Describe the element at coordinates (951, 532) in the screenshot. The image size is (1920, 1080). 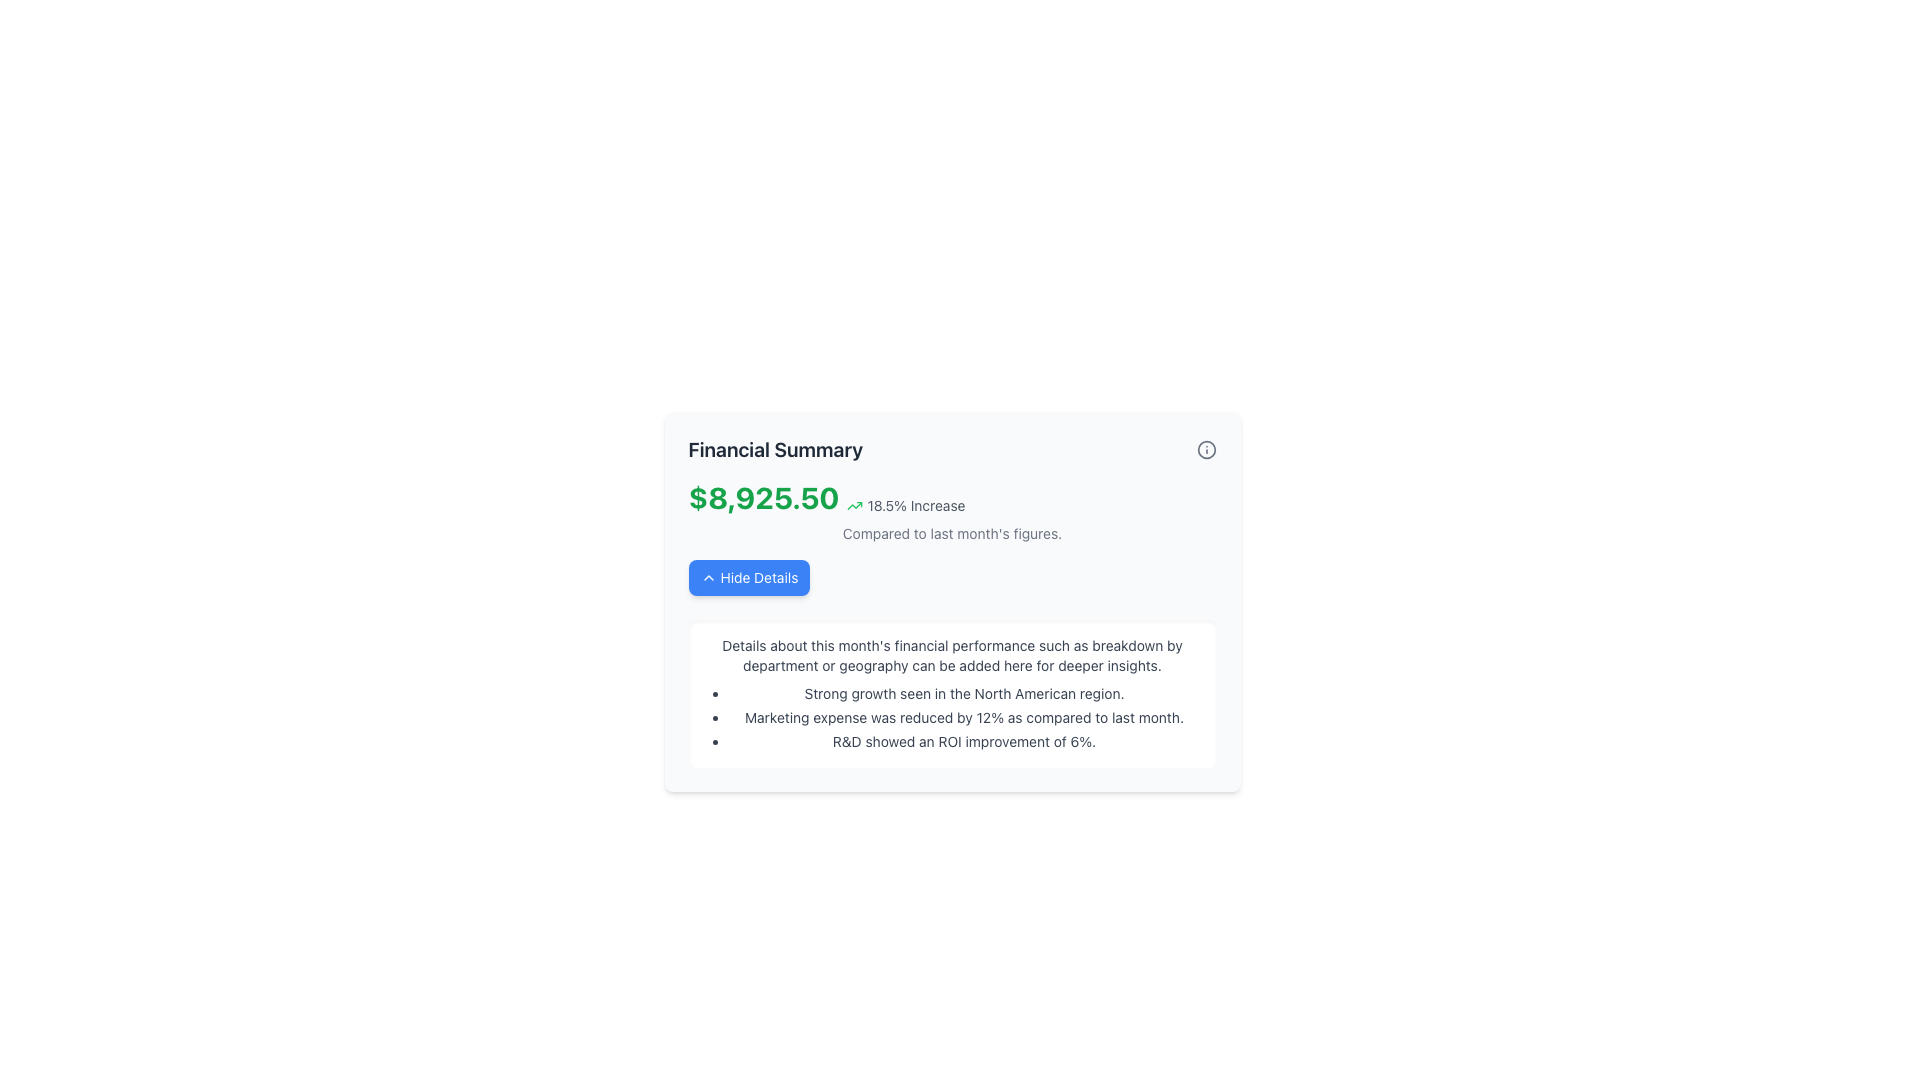
I see `the static text providing context for the financial data, positioned under the financial summary and above the 'Hide Details' button` at that location.